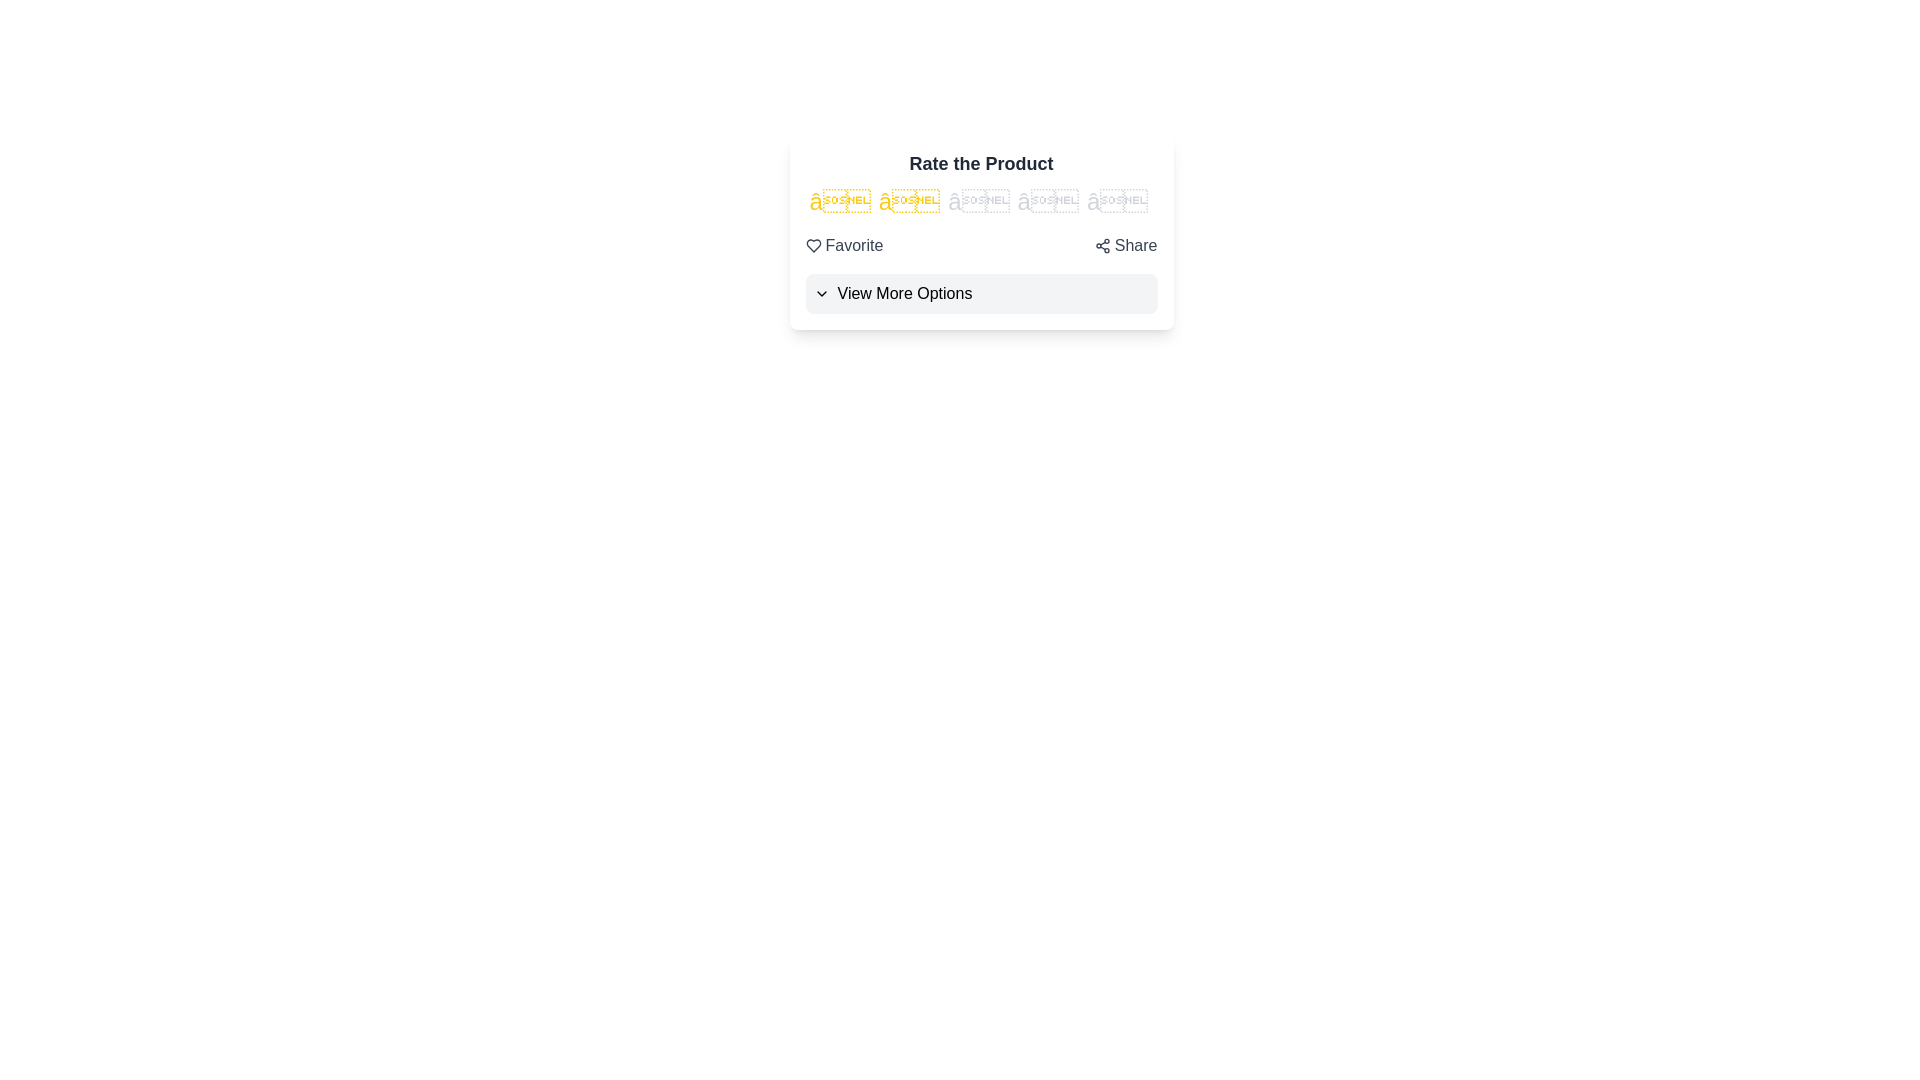 The height and width of the screenshot is (1080, 1920). What do you see at coordinates (1047, 201) in the screenshot?
I see `the rating to 4 stars by clicking on the corresponding star` at bounding box center [1047, 201].